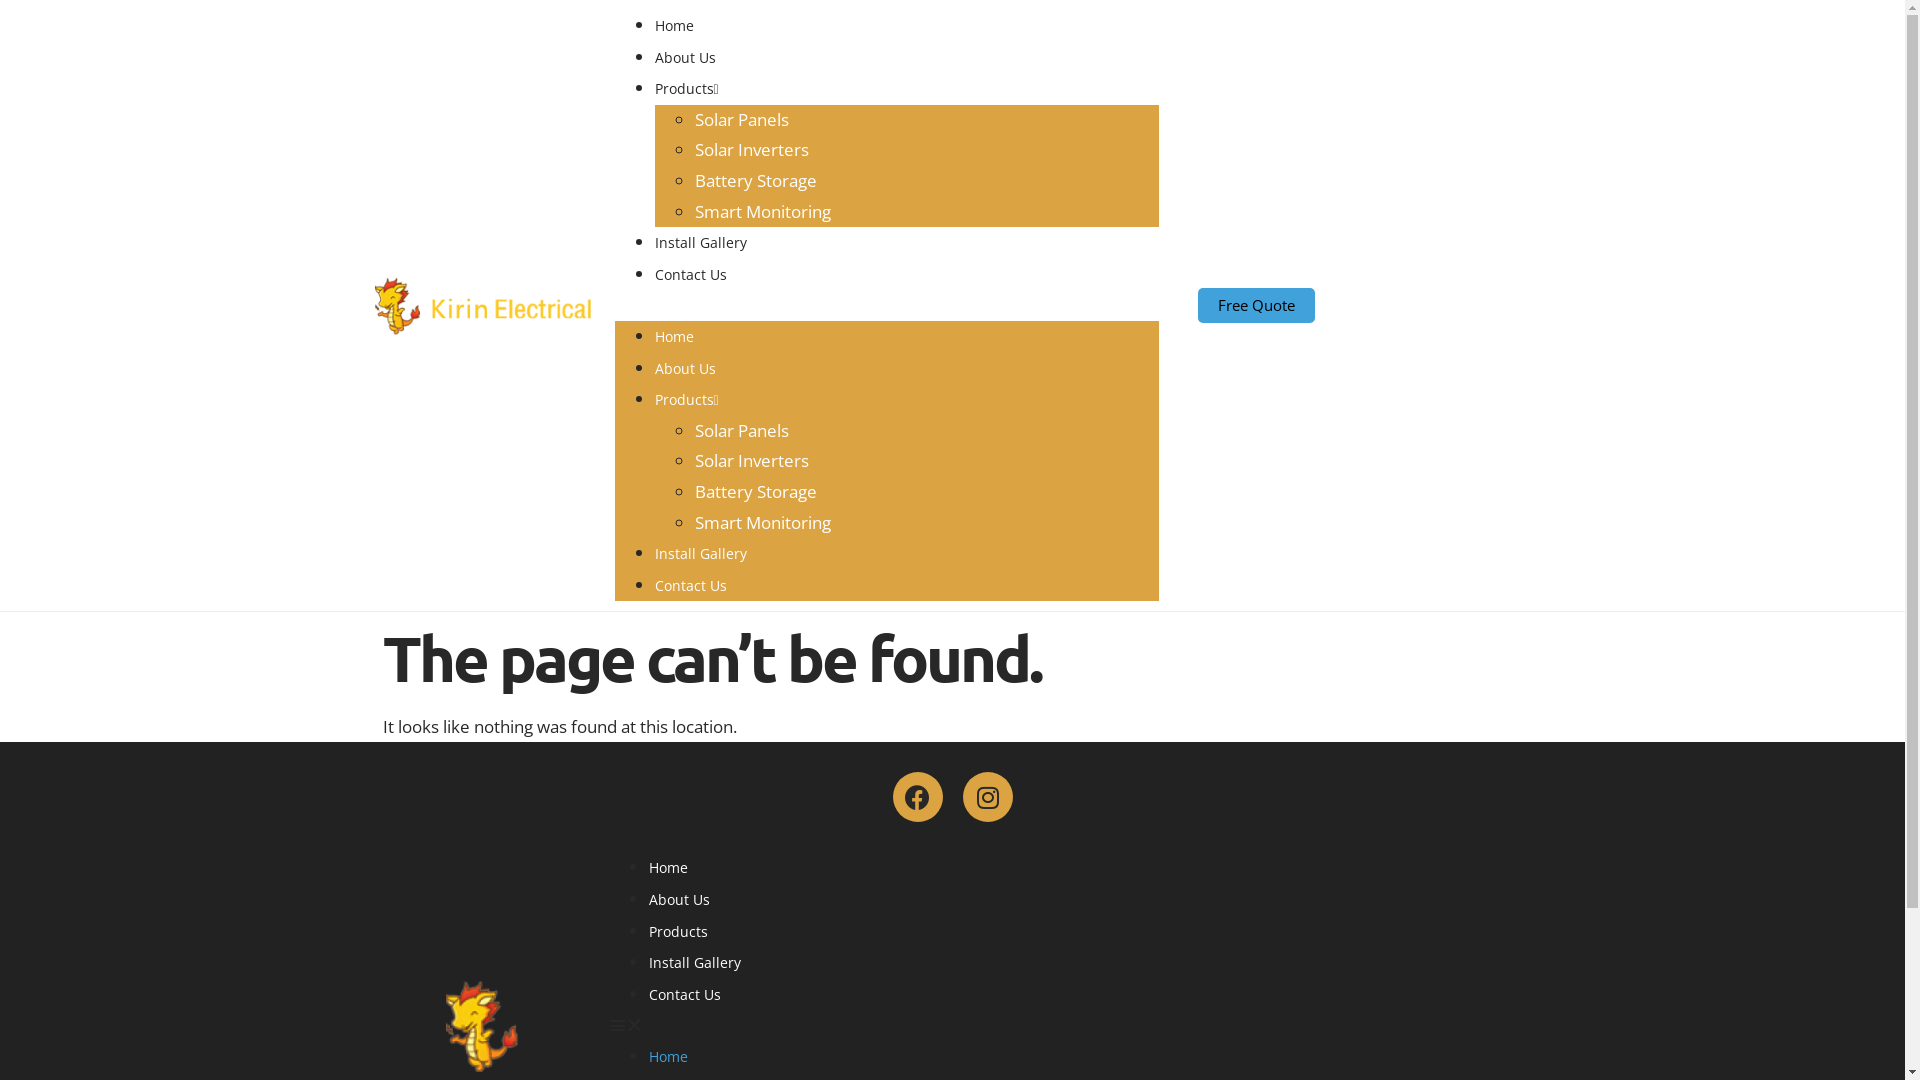  What do you see at coordinates (739, 429) in the screenshot?
I see `'Solar Panels'` at bounding box center [739, 429].